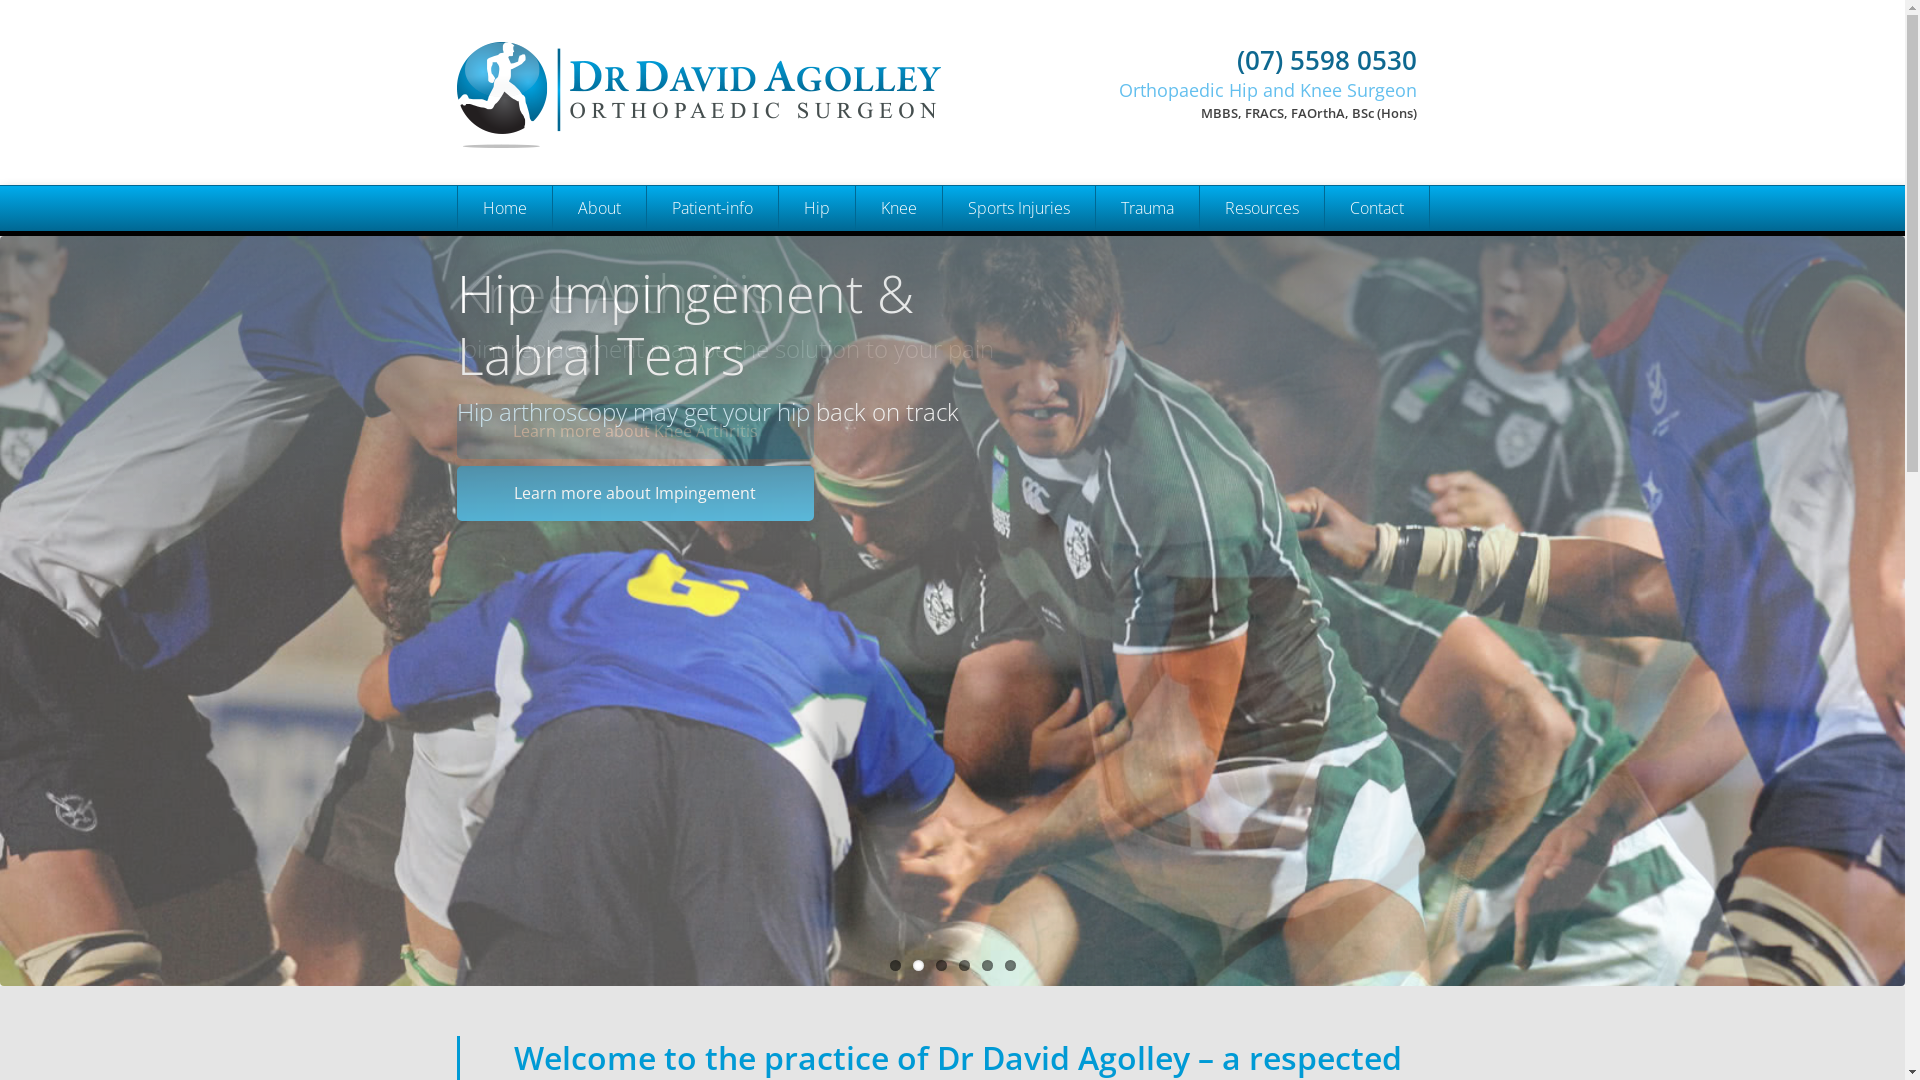  I want to click on 'Hip Periacetabular Osteotomy (PAO)', so click(776, 478).